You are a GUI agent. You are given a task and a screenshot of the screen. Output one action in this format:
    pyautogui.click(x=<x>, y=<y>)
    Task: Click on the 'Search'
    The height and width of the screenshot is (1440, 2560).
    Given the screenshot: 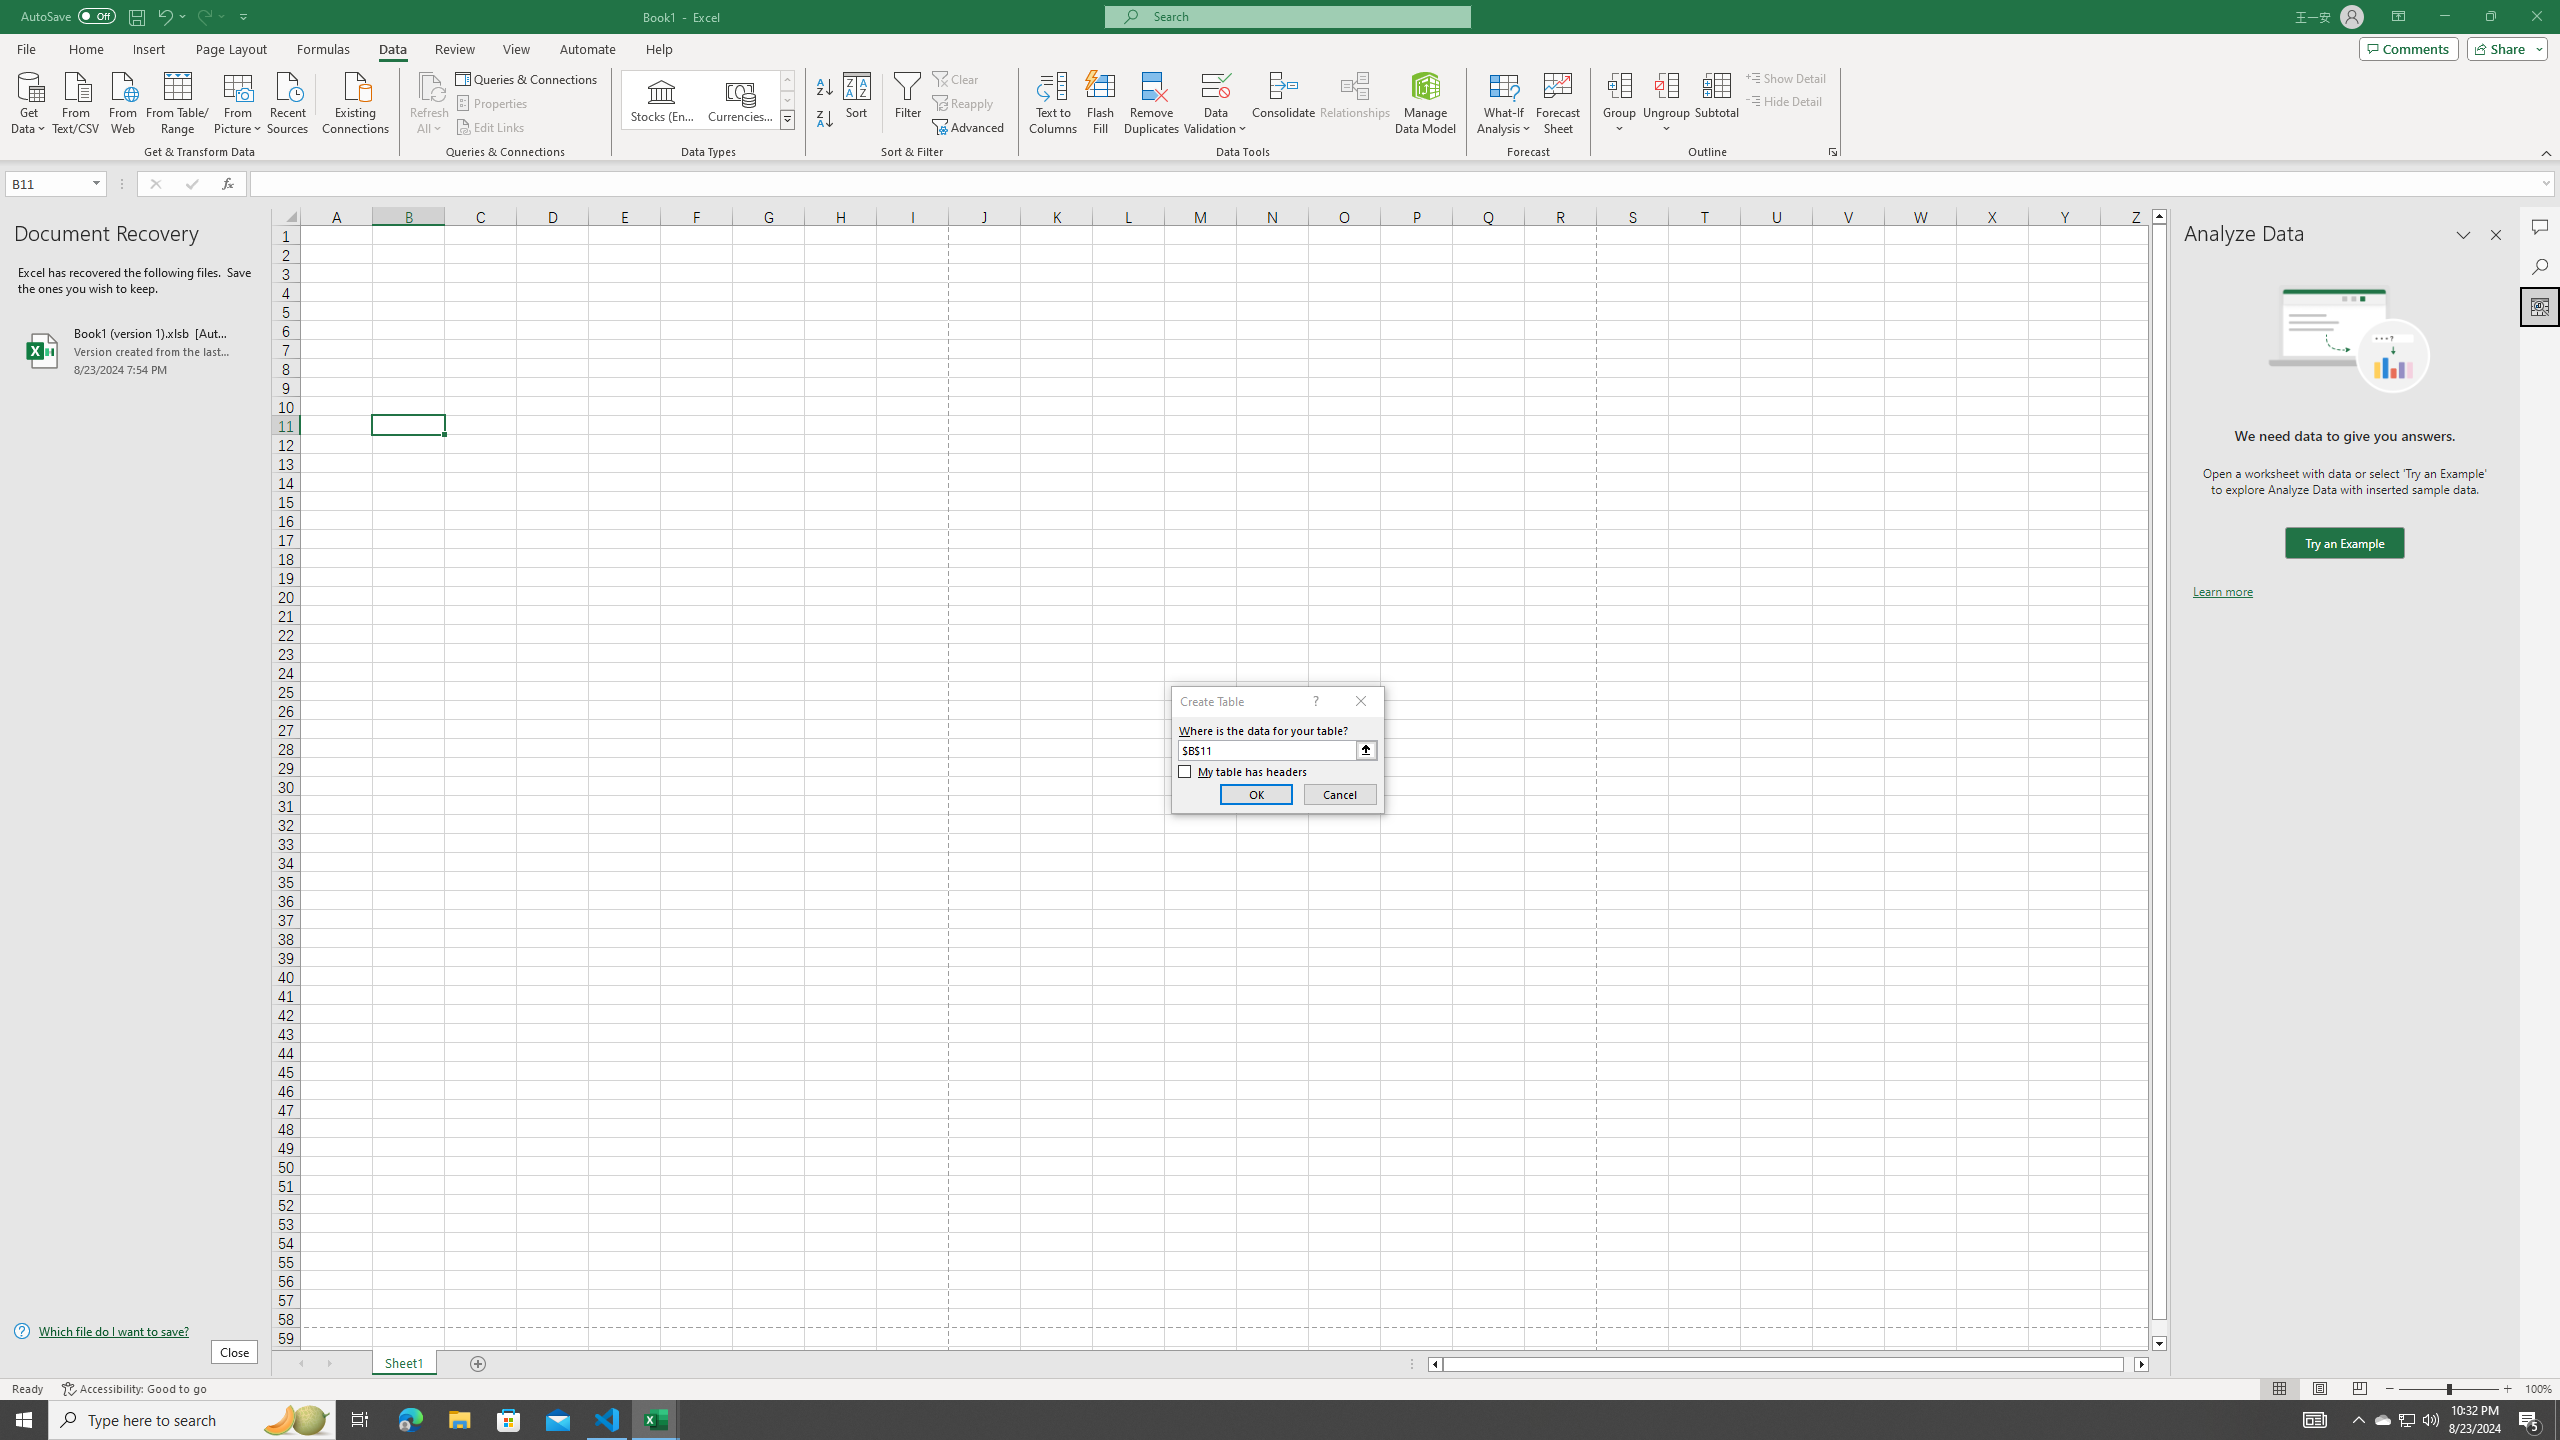 What is the action you would take?
    pyautogui.click(x=2539, y=267)
    